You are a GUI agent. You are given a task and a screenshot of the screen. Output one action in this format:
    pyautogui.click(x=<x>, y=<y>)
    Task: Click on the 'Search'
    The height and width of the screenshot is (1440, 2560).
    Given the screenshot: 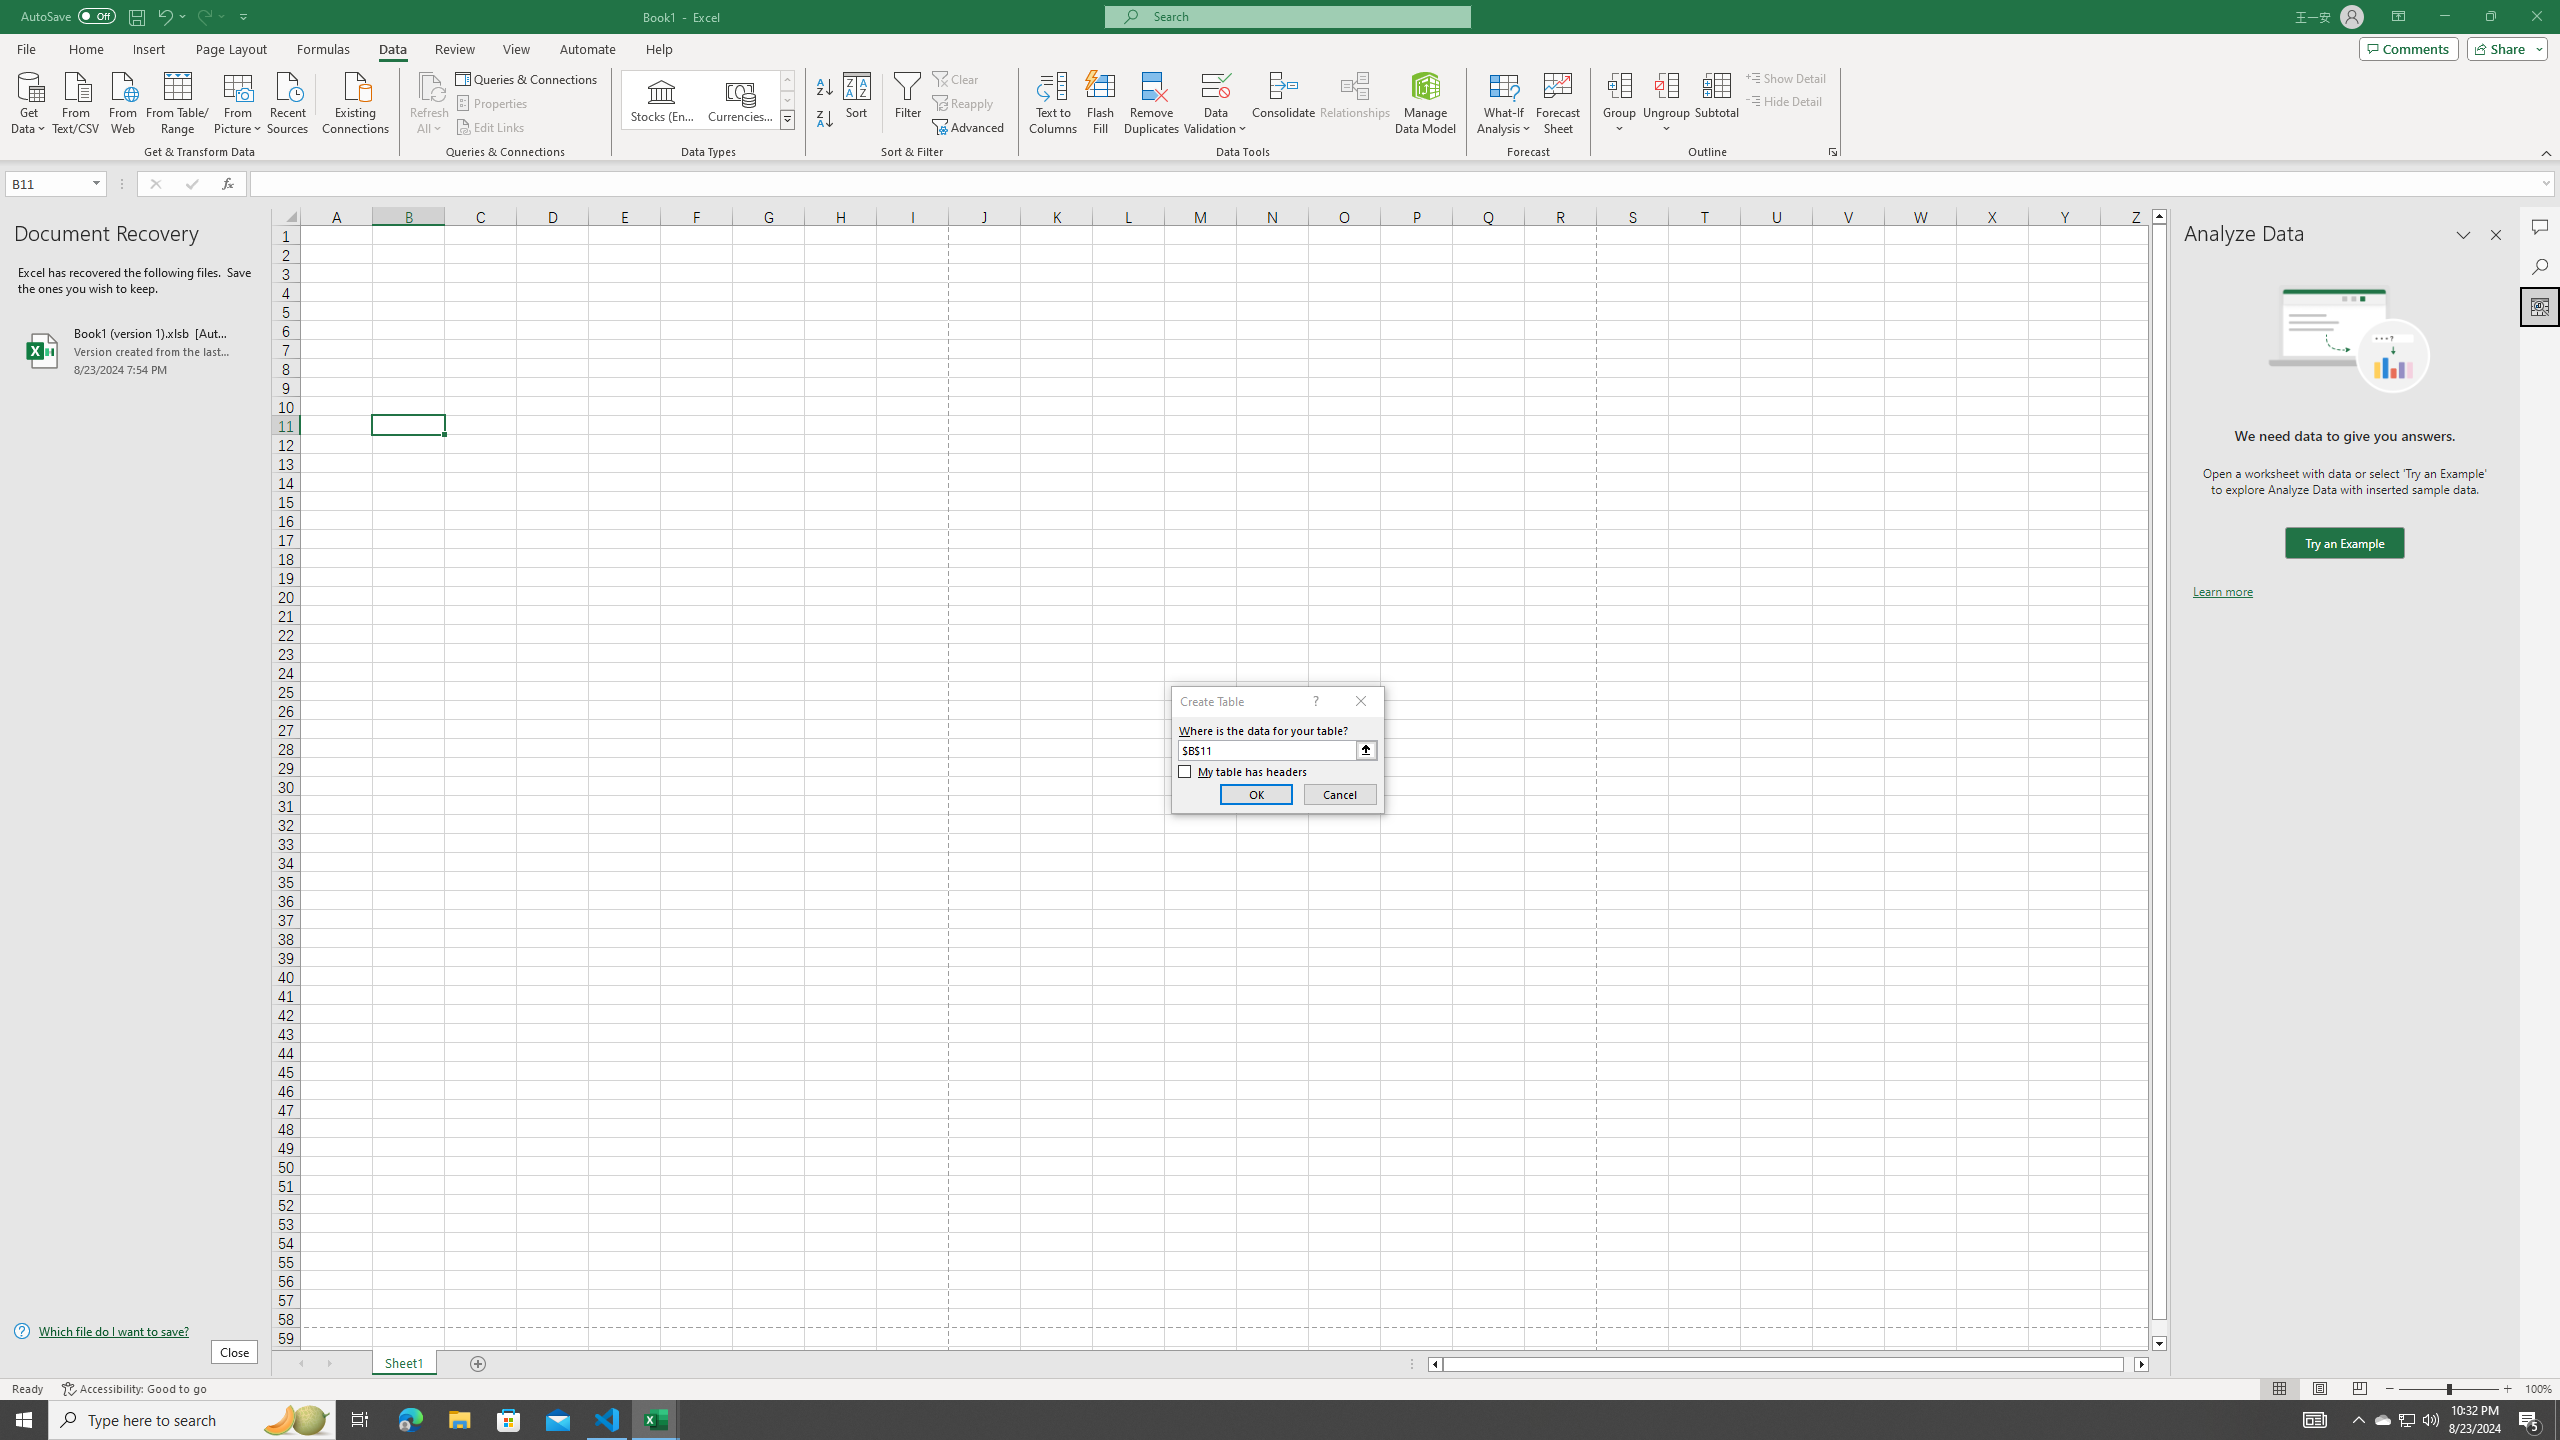 What is the action you would take?
    pyautogui.click(x=2539, y=267)
    